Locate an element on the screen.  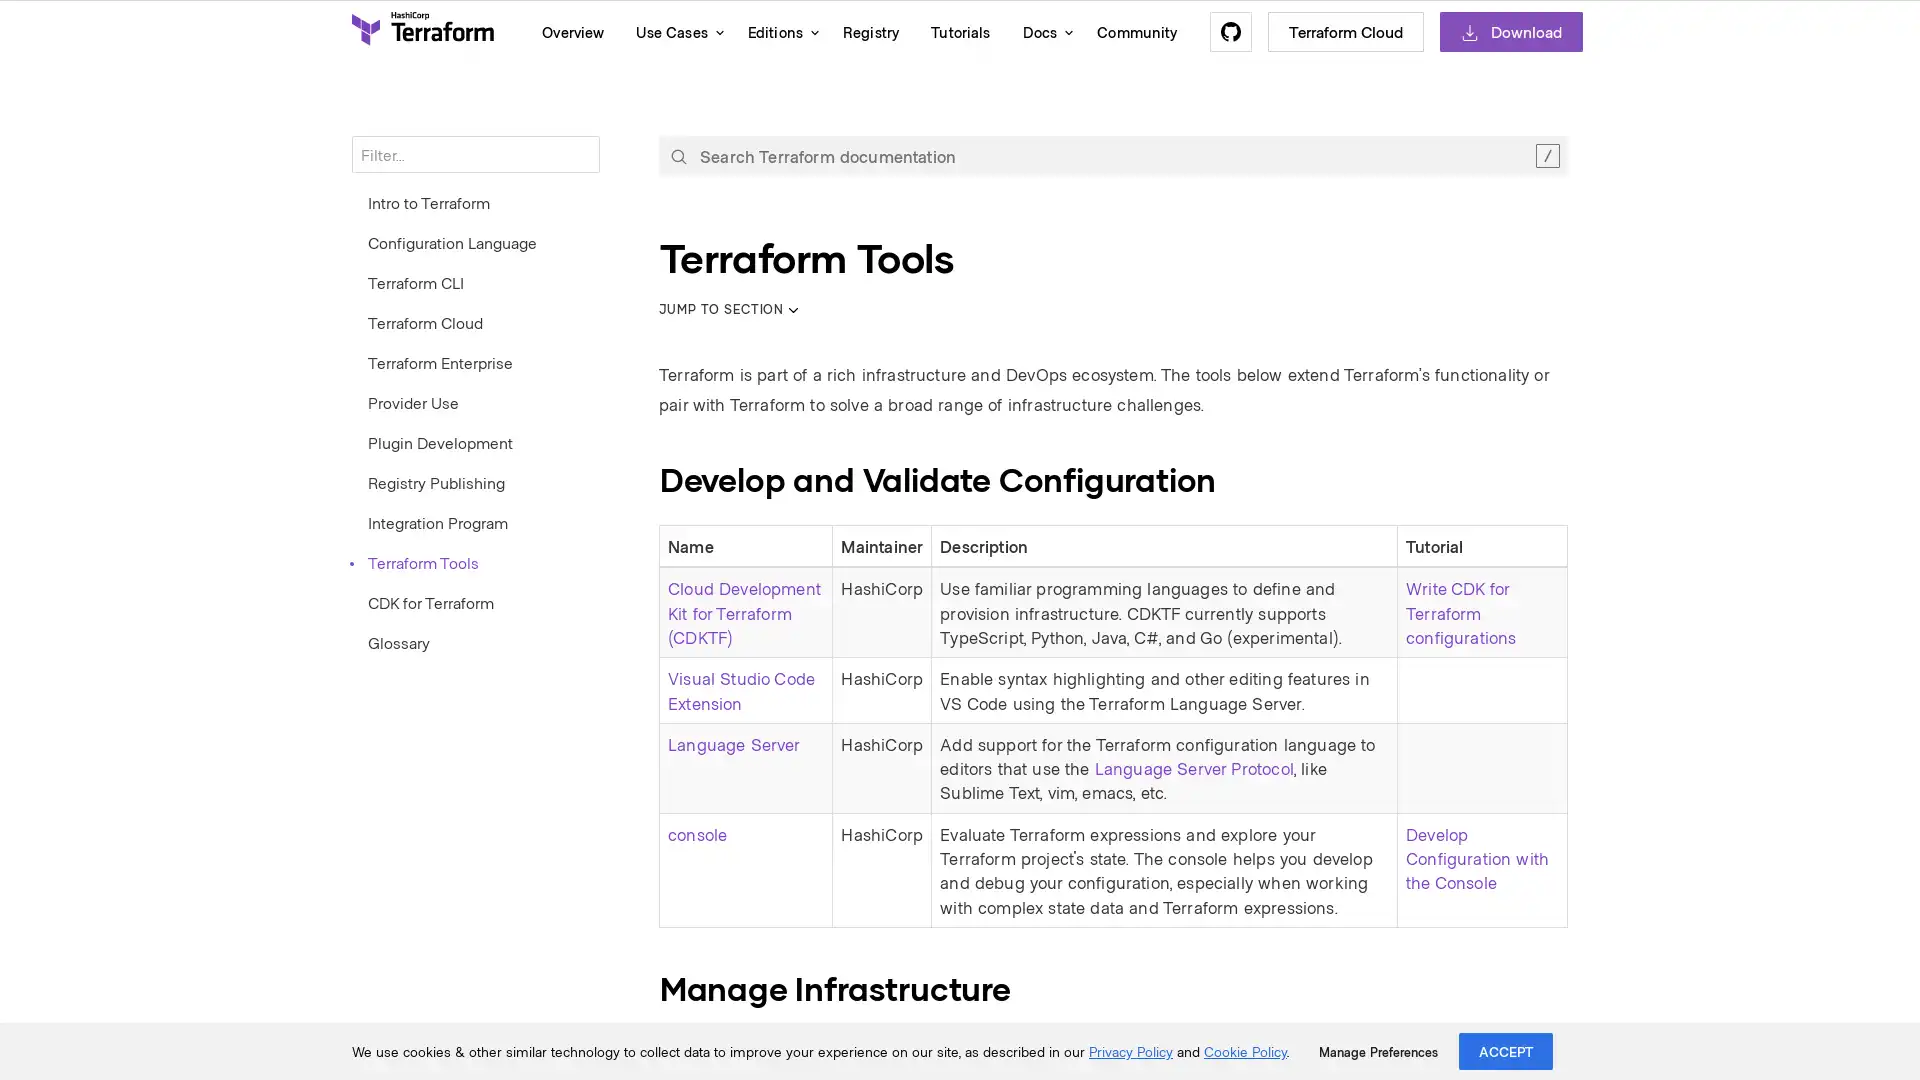
Clear the search query. is located at coordinates (1546, 154).